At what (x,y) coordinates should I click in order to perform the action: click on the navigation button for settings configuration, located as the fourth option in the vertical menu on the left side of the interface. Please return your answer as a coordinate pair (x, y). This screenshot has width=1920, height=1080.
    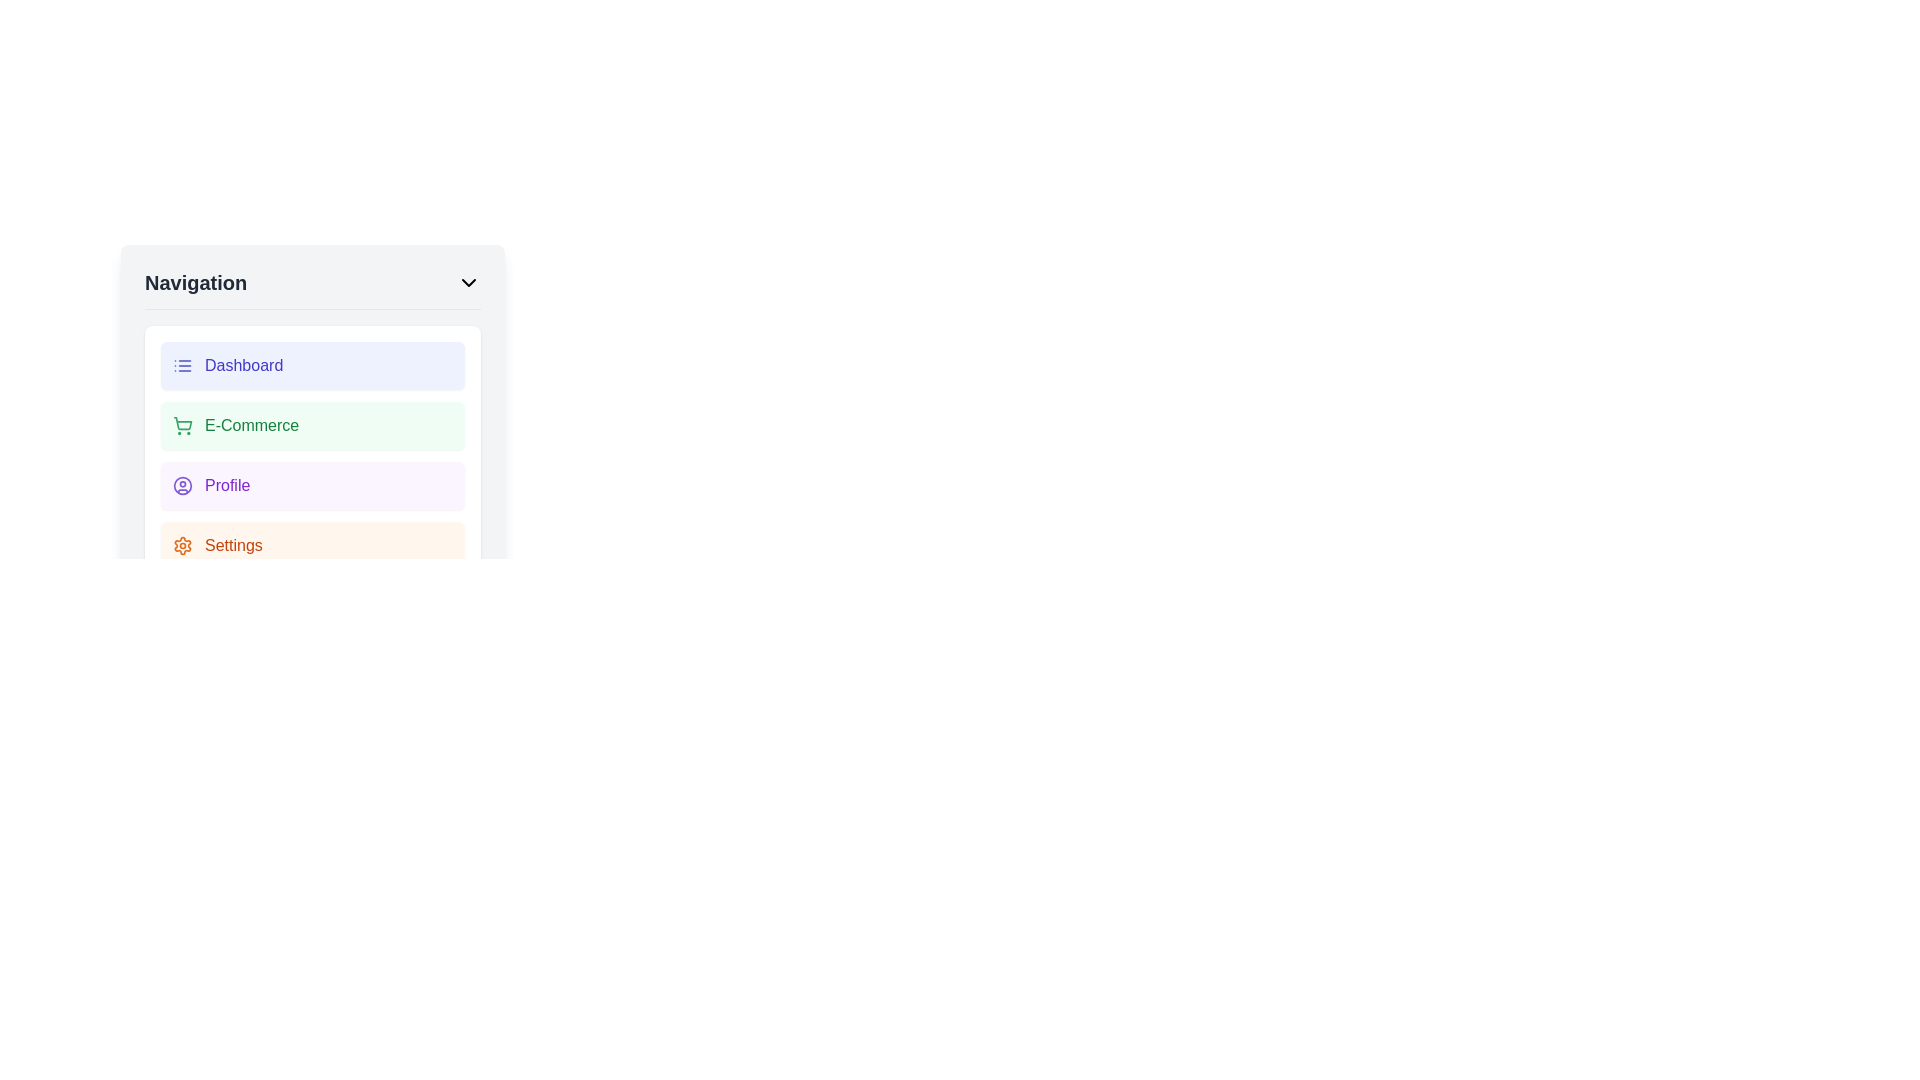
    Looking at the image, I should click on (311, 546).